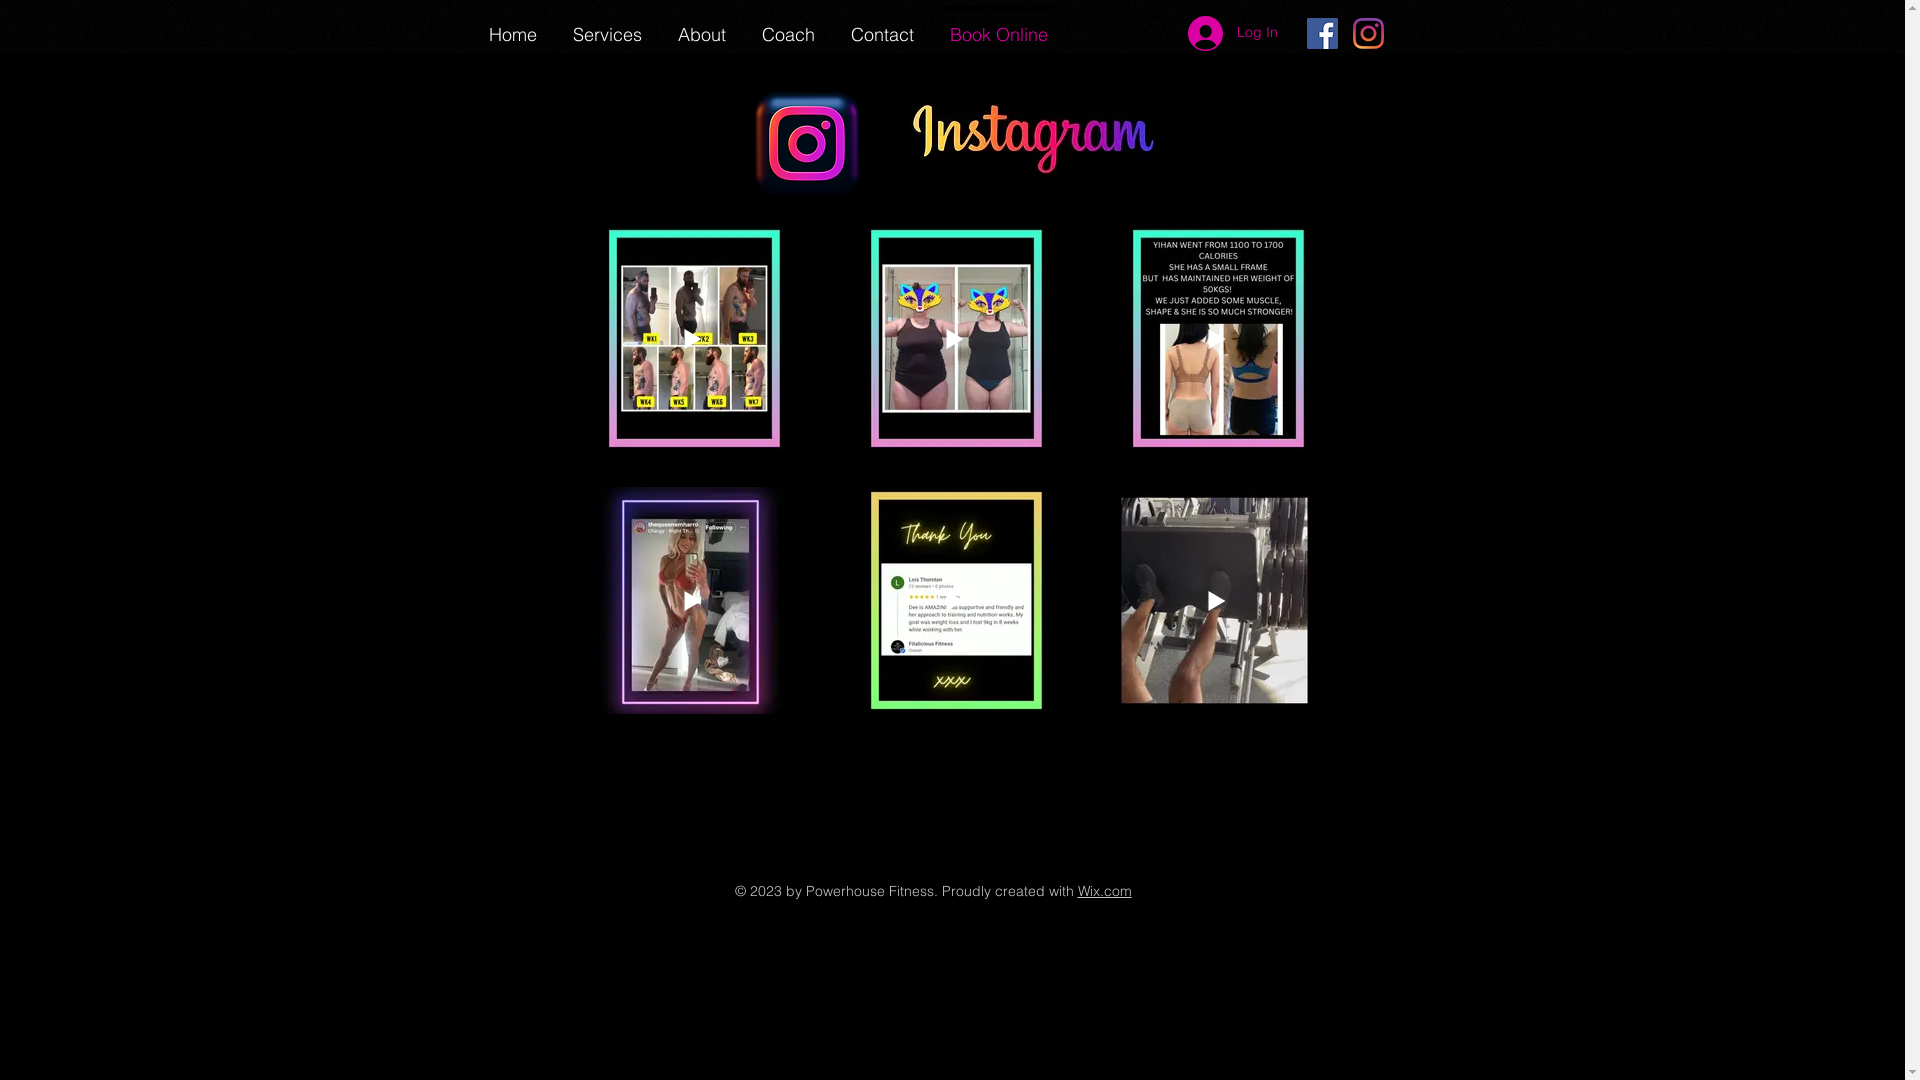 The width and height of the screenshot is (1920, 1080). Describe the element at coordinates (880, 26) in the screenshot. I see `'Contact'` at that location.